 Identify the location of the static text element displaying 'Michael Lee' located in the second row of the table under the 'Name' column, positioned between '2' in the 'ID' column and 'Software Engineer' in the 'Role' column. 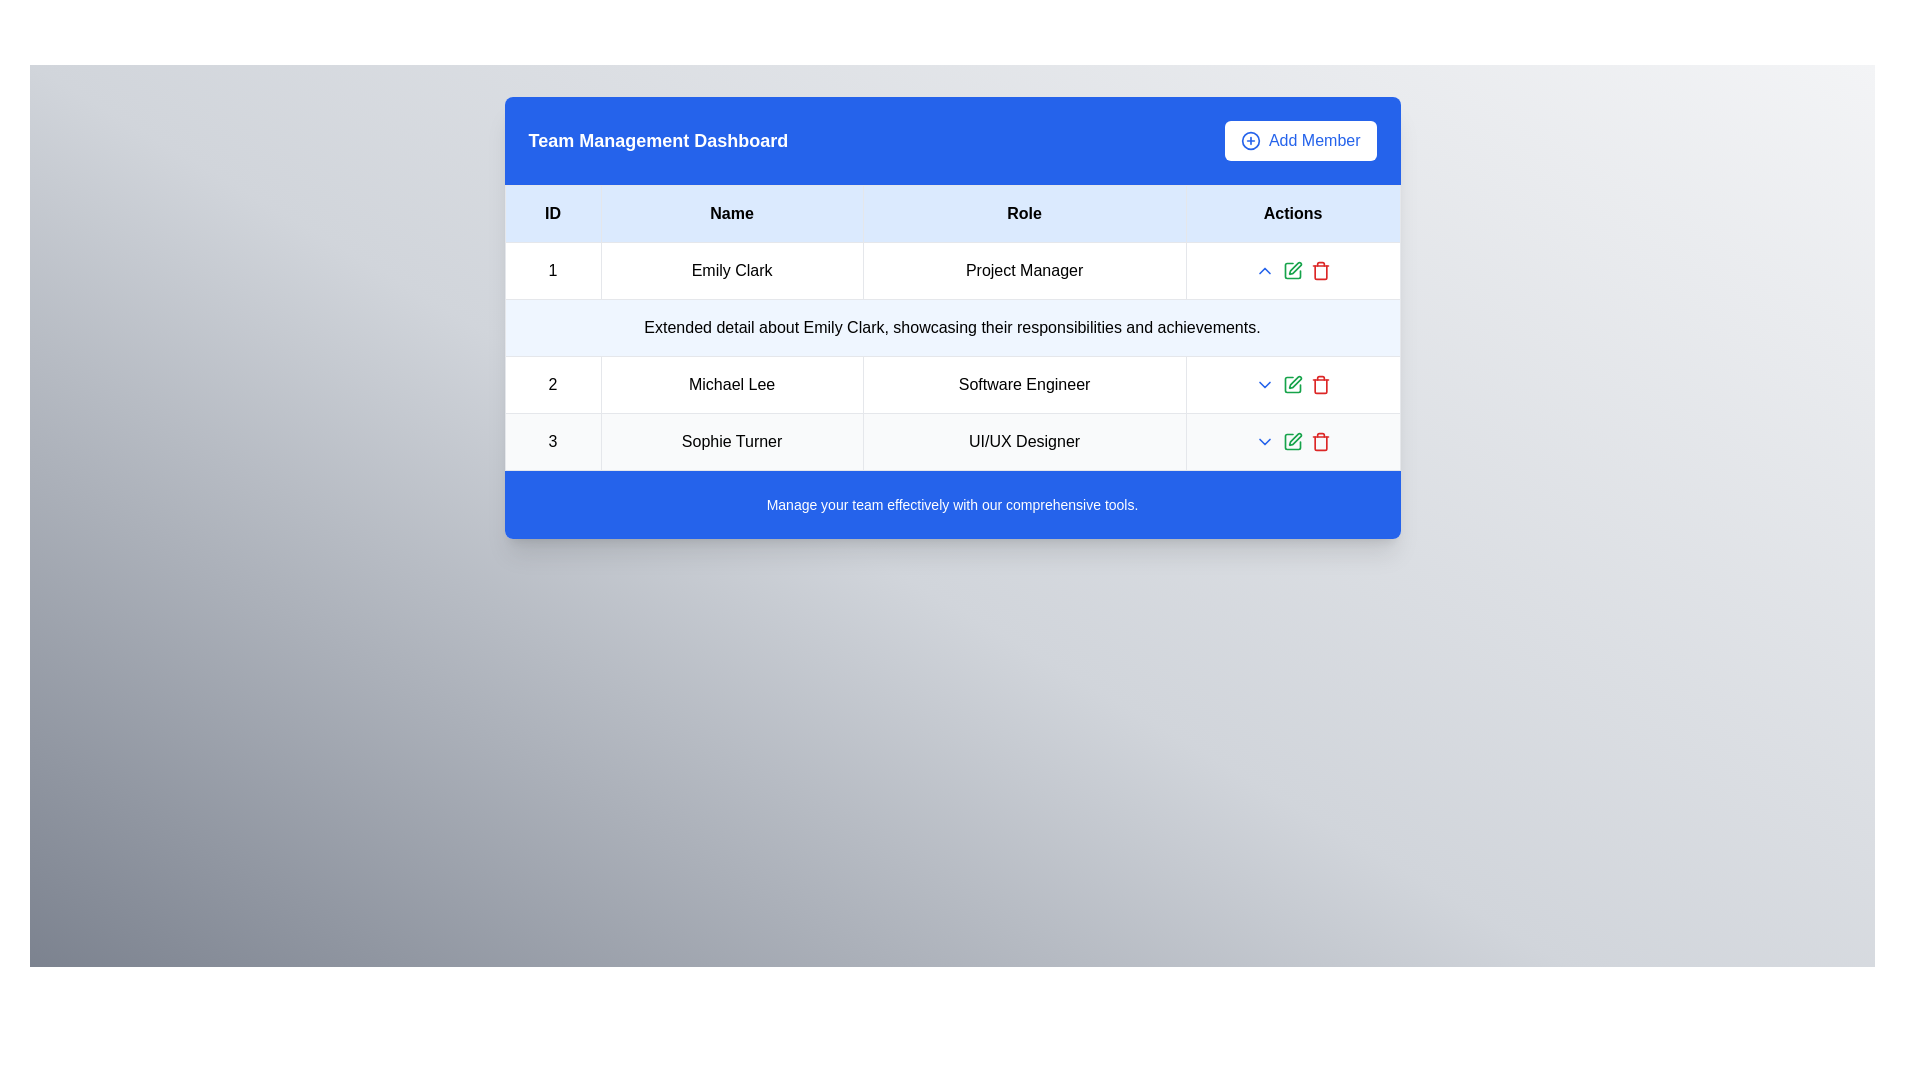
(731, 385).